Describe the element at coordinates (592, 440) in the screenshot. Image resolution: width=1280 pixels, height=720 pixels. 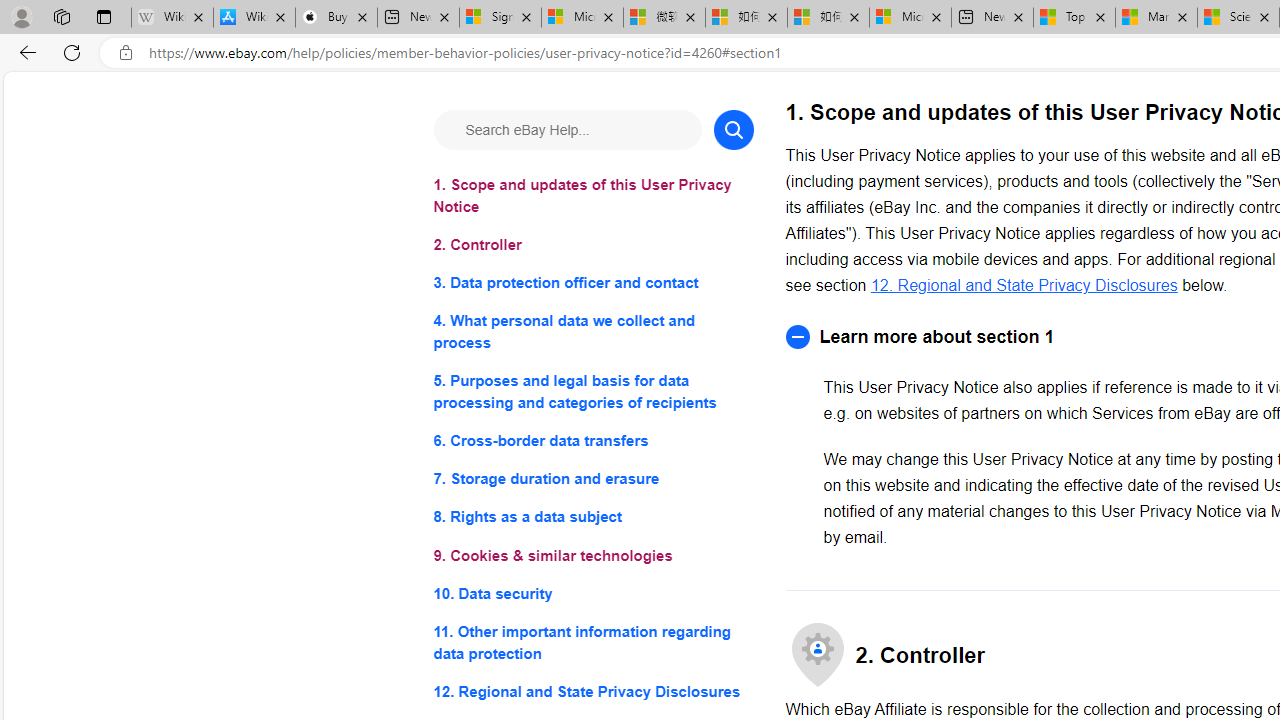
I see `'6. Cross-border data transfers'` at that location.